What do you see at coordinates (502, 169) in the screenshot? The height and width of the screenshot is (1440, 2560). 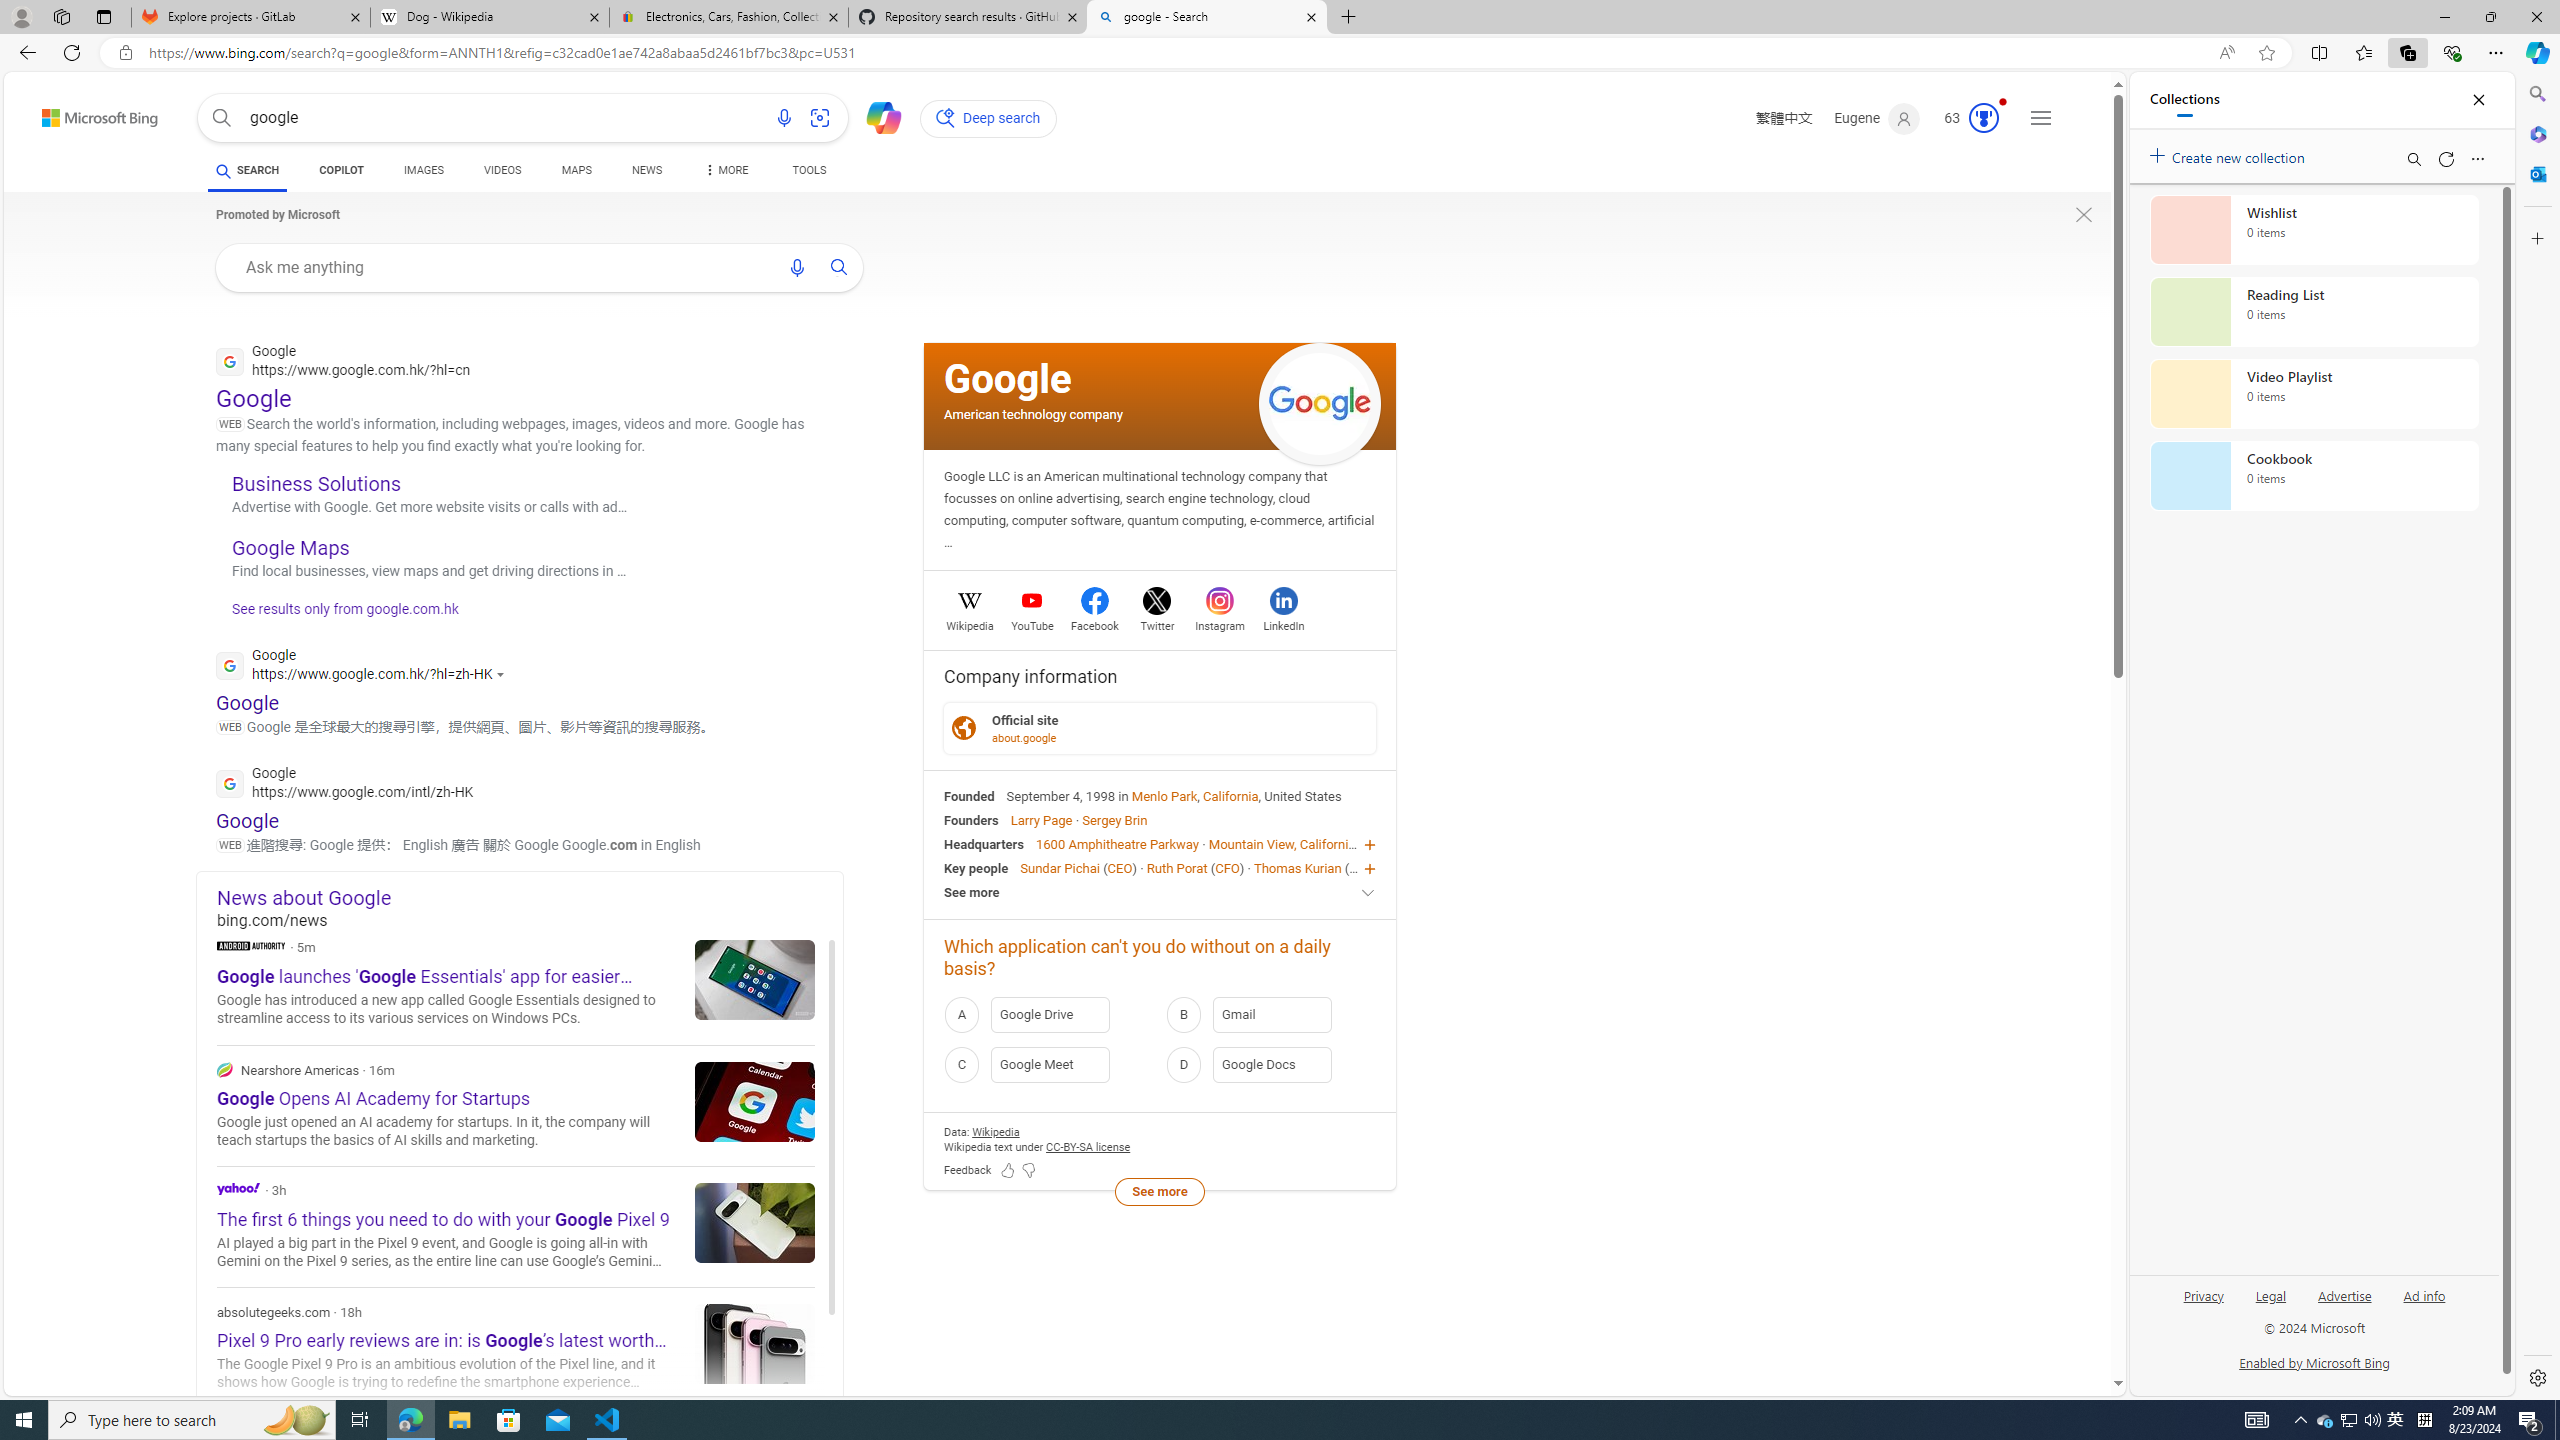 I see `'VIDEOS'` at bounding box center [502, 169].